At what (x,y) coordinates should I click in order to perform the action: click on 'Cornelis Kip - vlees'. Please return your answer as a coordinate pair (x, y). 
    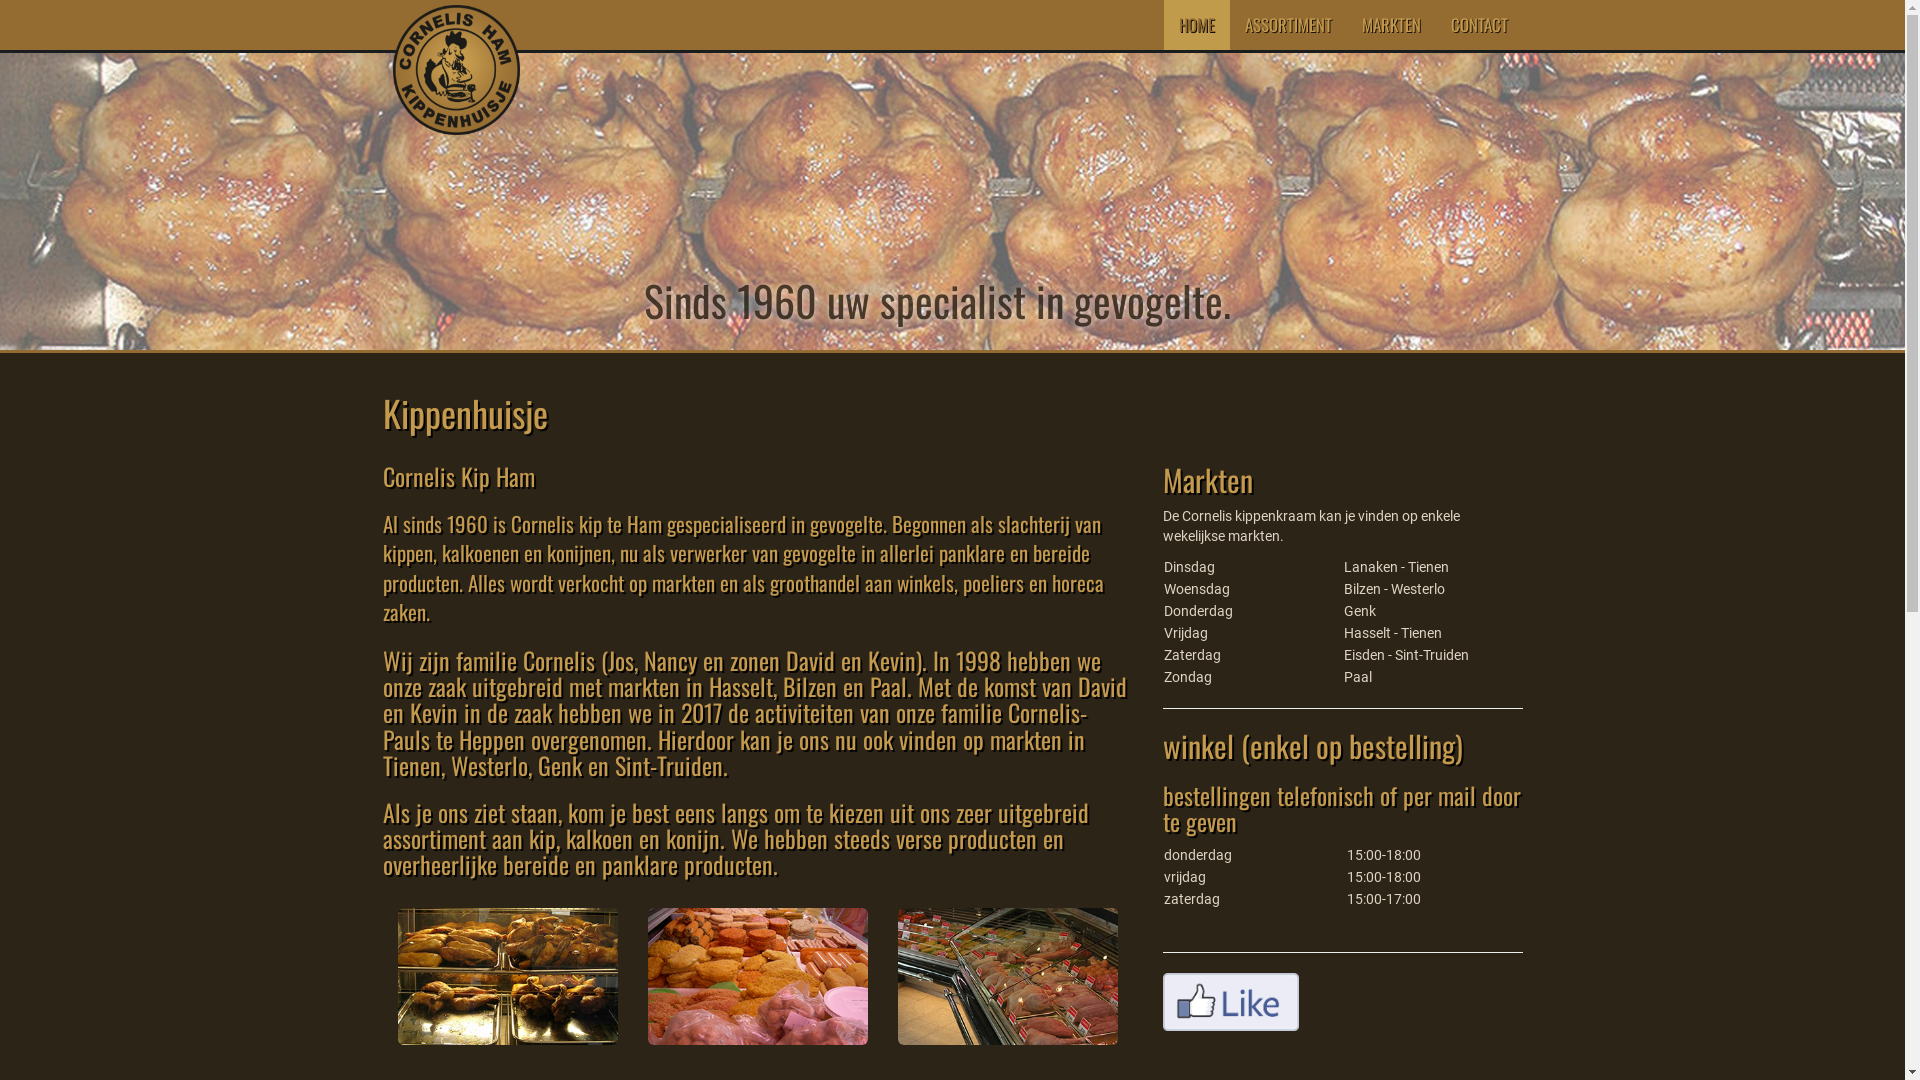
    Looking at the image, I should click on (757, 975).